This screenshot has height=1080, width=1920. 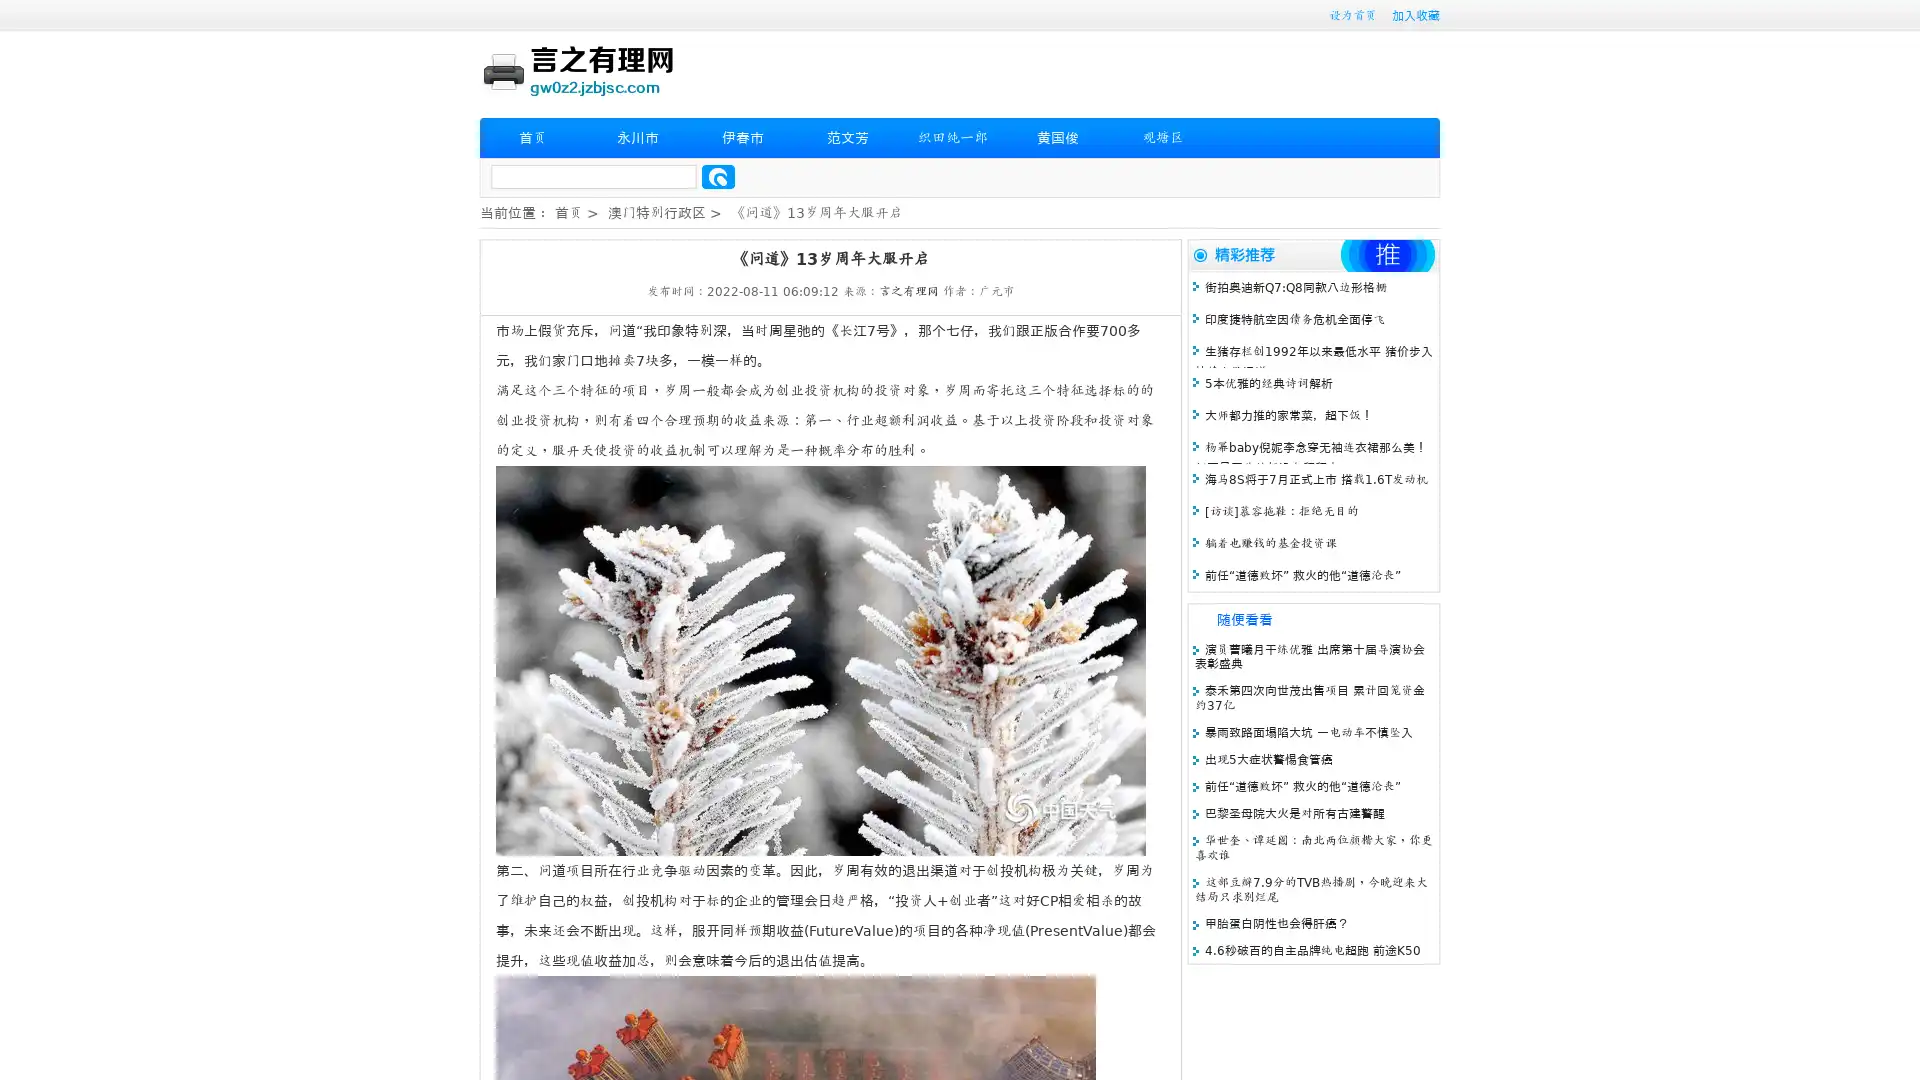 What do you see at coordinates (718, 176) in the screenshot?
I see `Search` at bounding box center [718, 176].